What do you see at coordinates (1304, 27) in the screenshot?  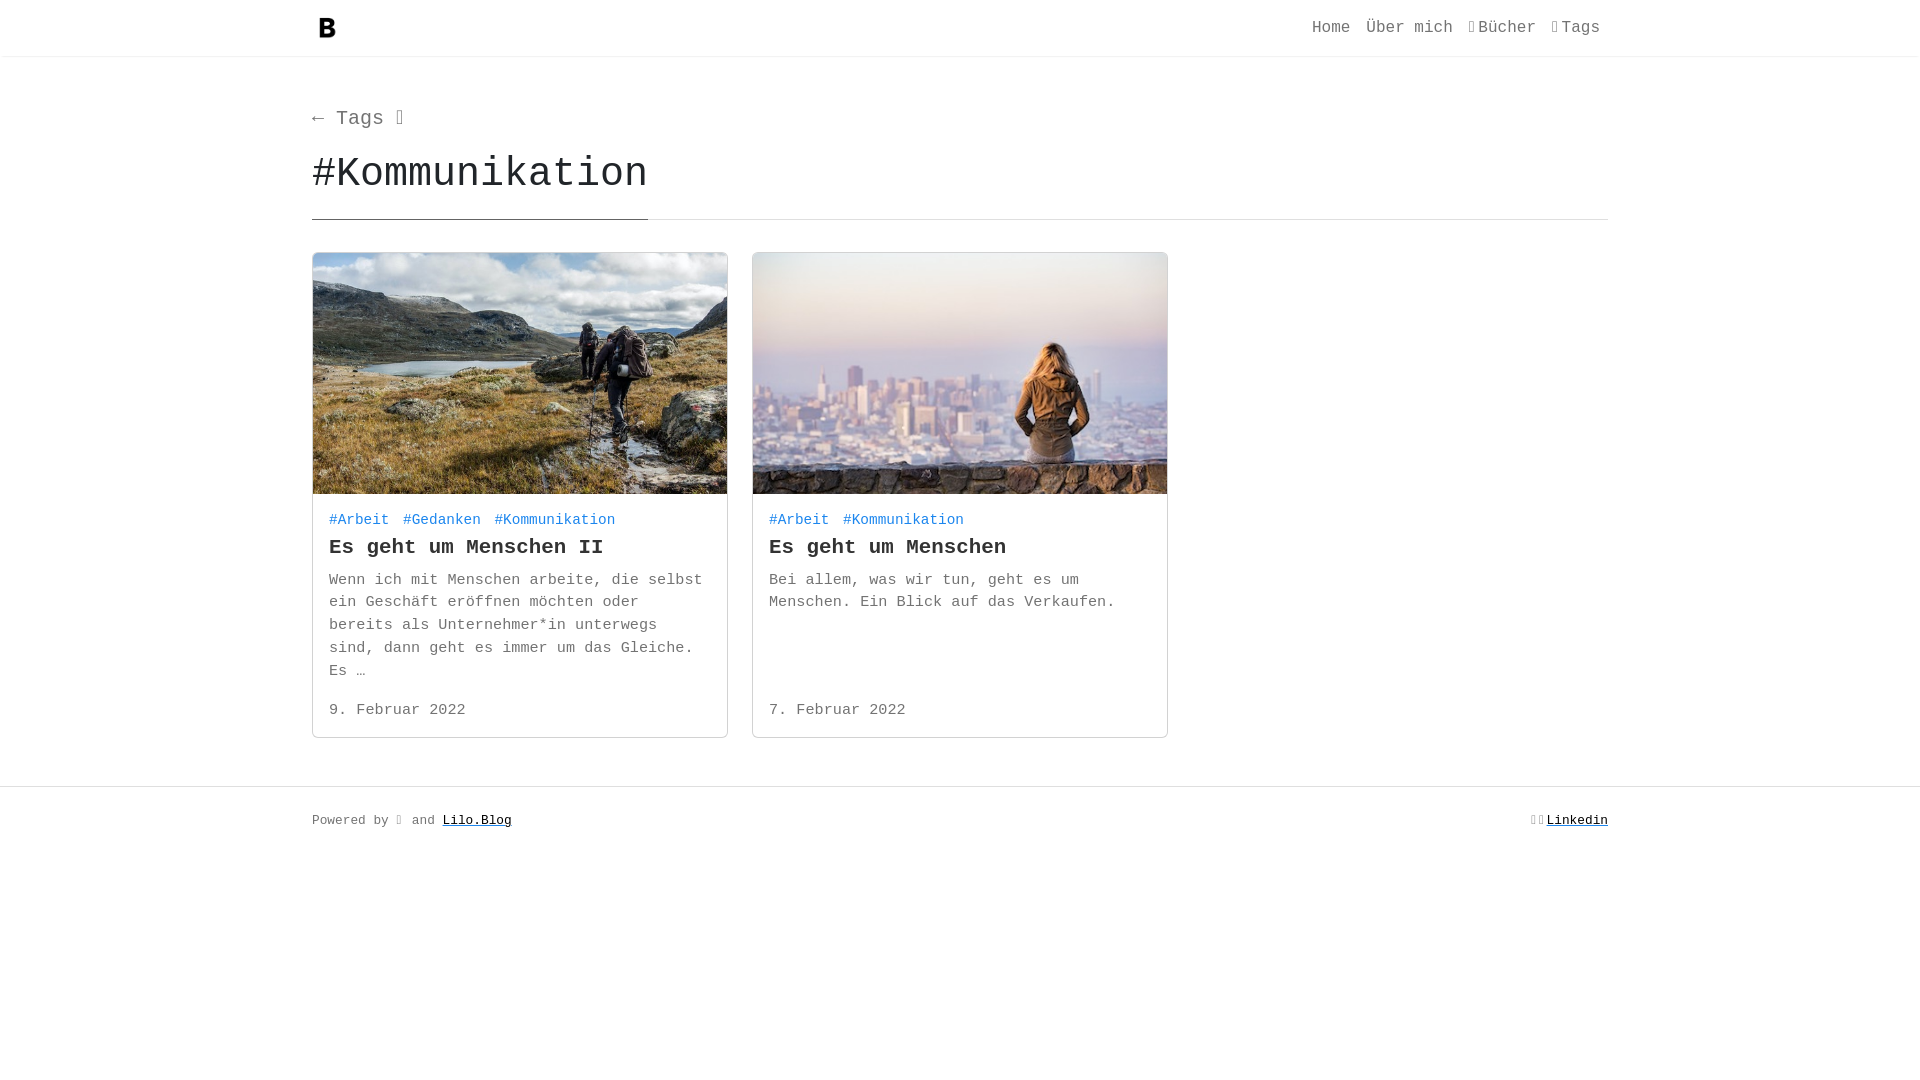 I see `'Home'` at bounding box center [1304, 27].